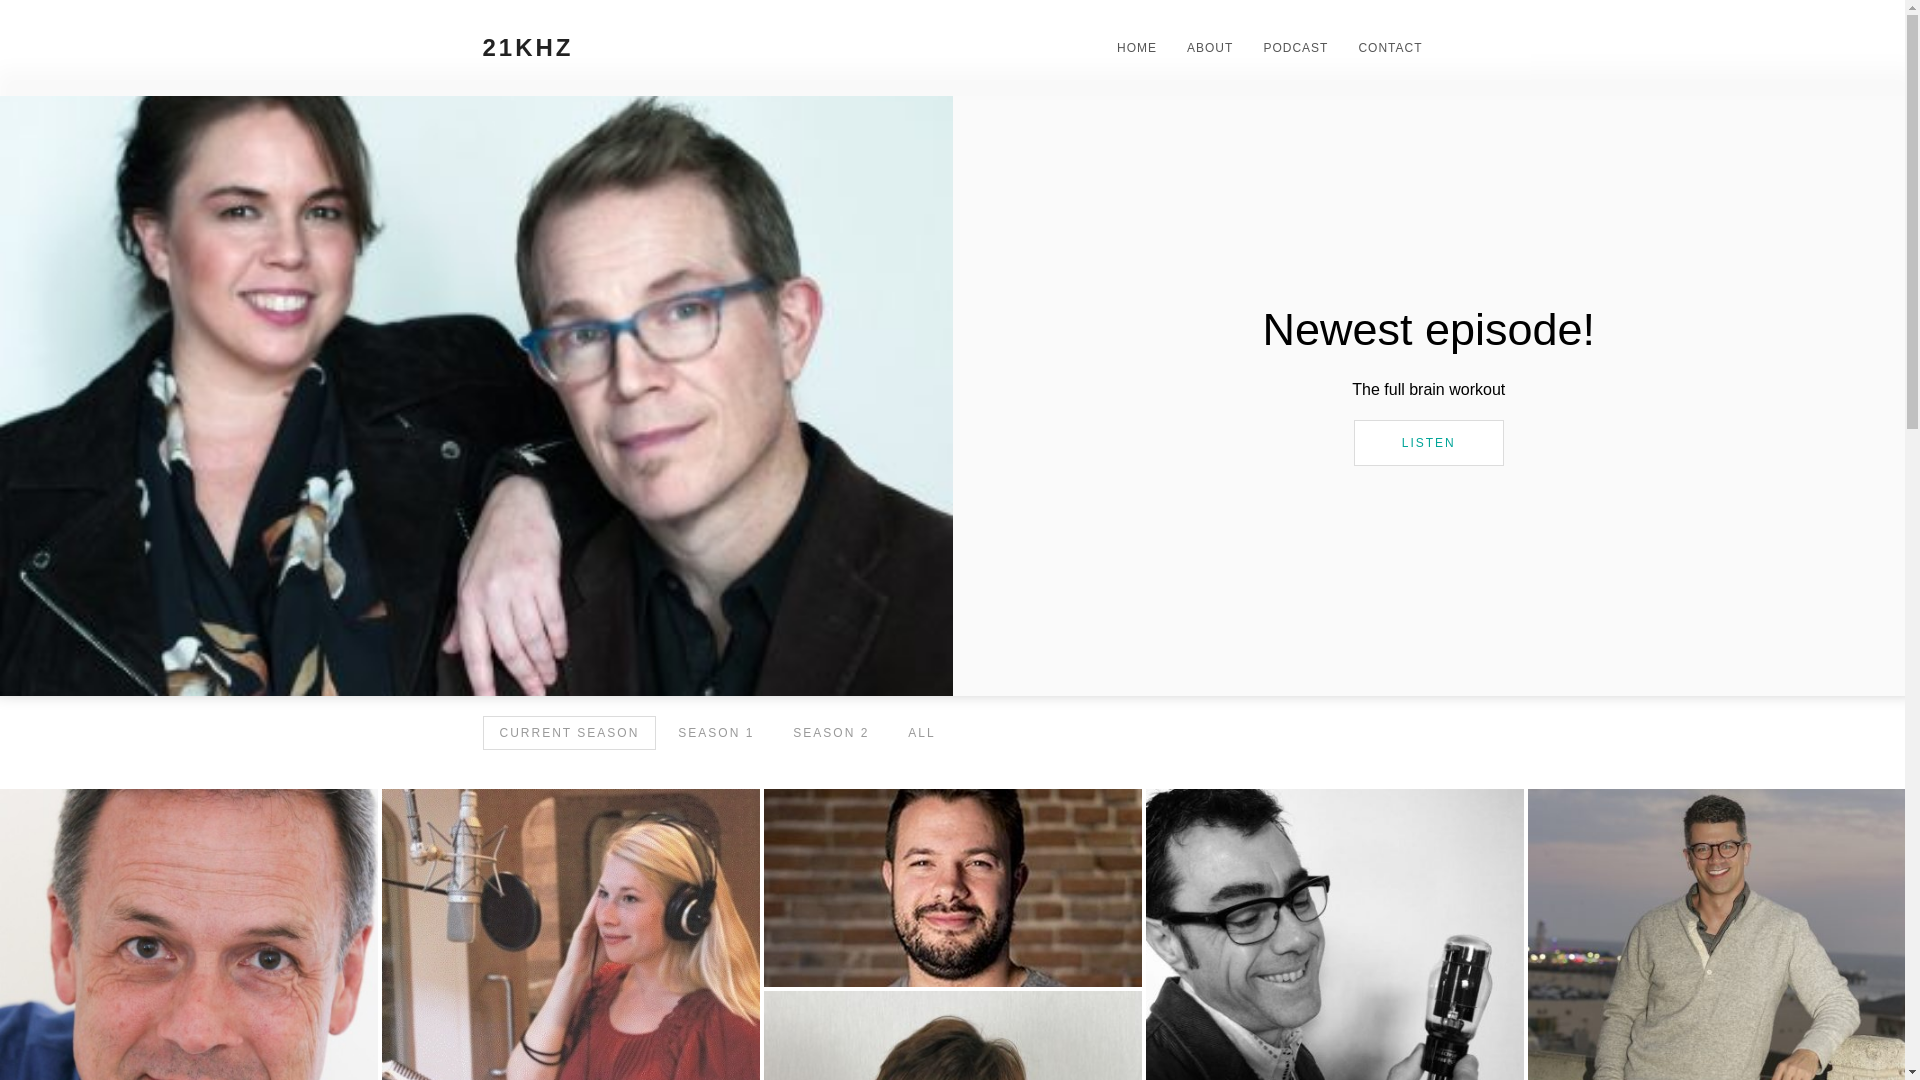 The height and width of the screenshot is (1080, 1920). Describe the element at coordinates (952, 886) in the screenshot. I see `'Really Cool Uncorrelated Musical Assets'` at that location.